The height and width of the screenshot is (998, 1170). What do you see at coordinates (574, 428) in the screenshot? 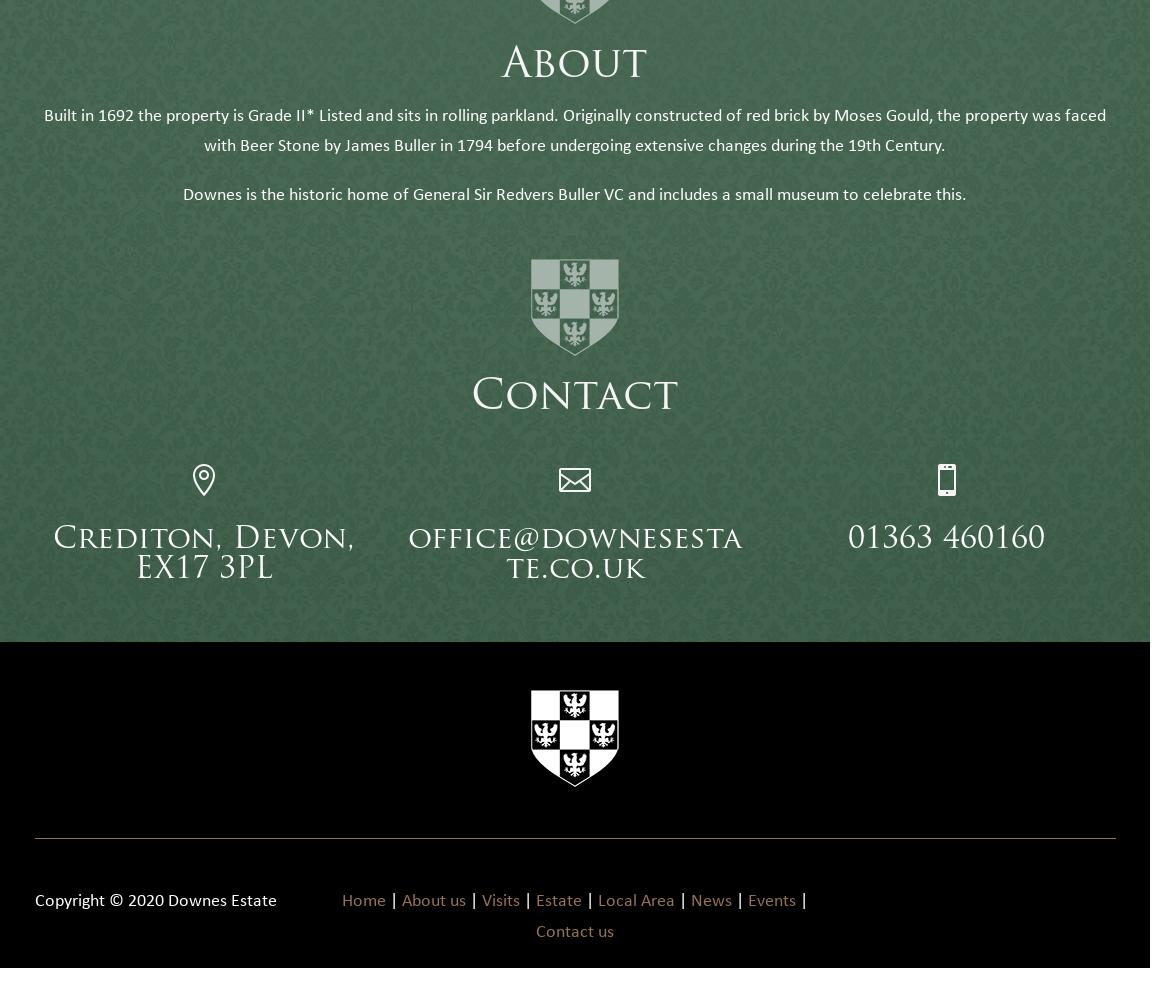
I see `'Contact'` at bounding box center [574, 428].